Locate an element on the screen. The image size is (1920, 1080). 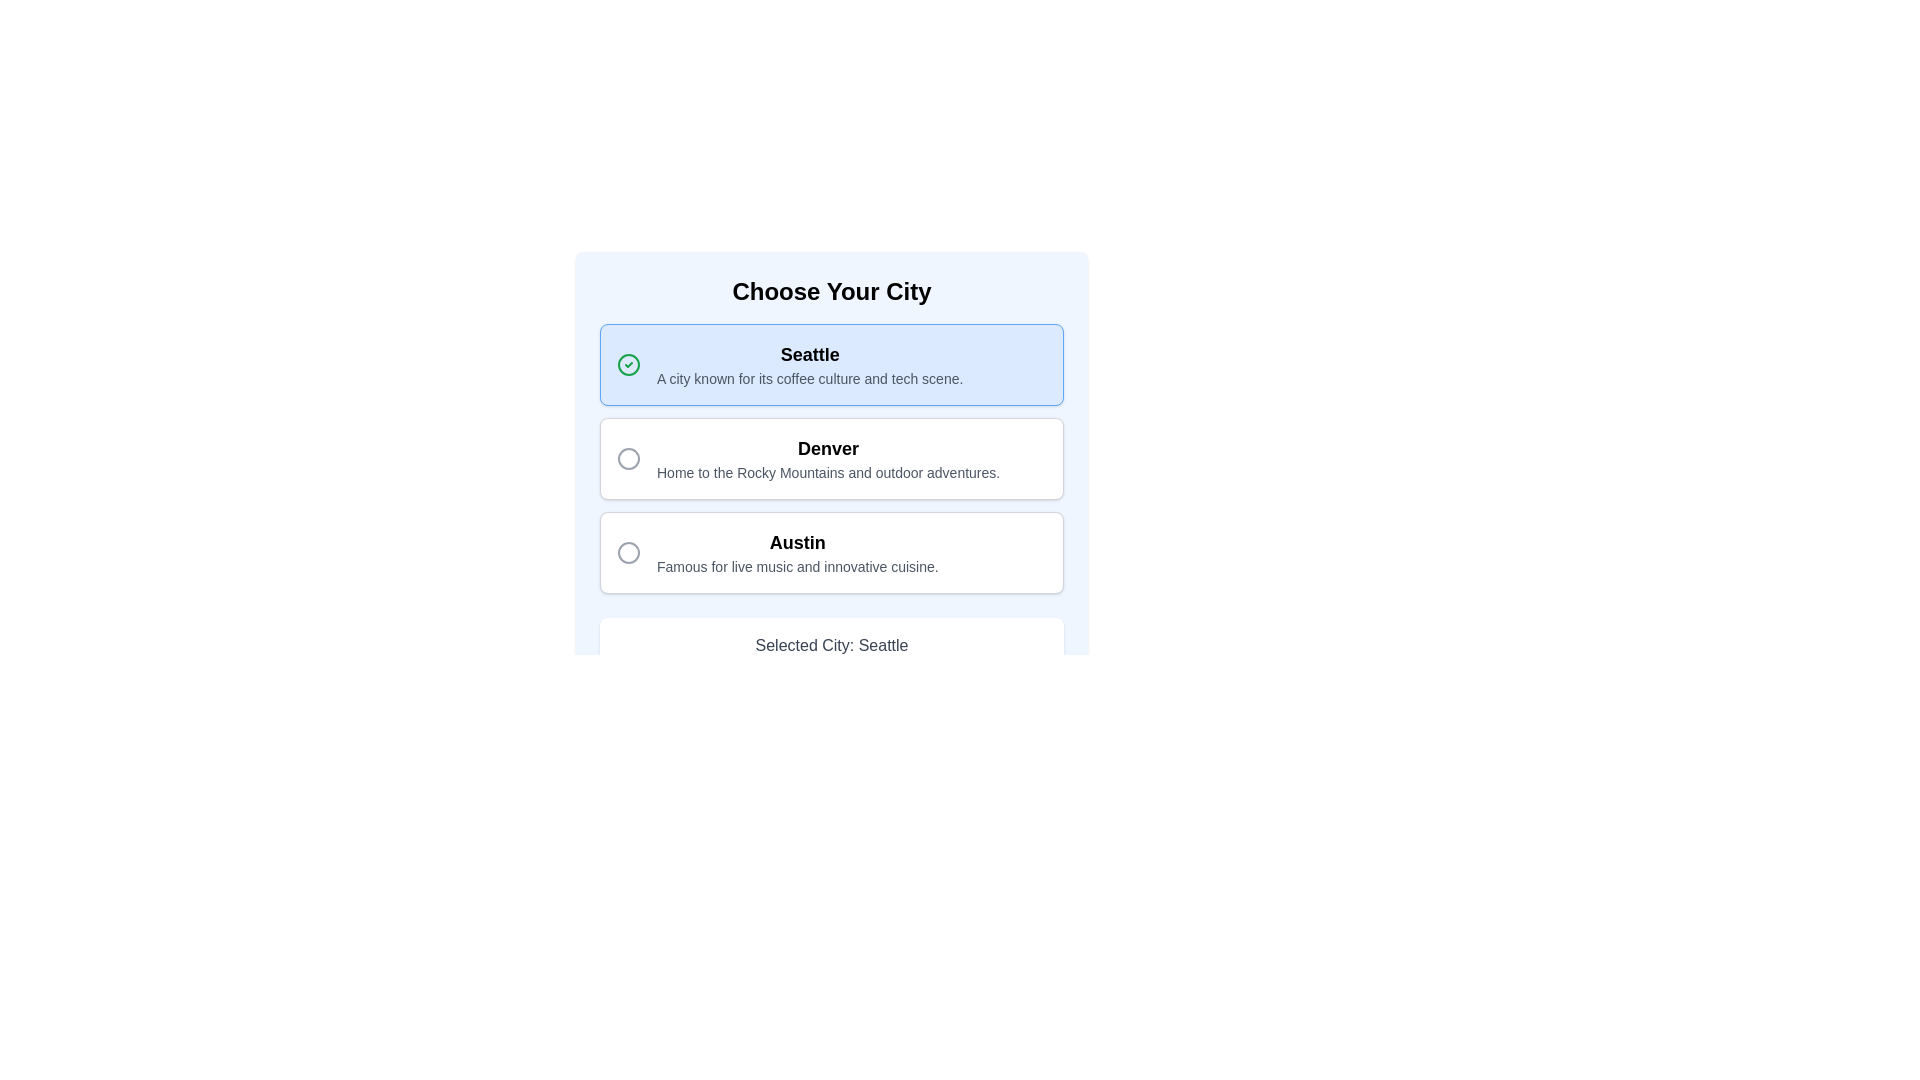
the text label displaying 'Denver' which is styled as a heading in bold, larger font, positioned prominently in the middle section of city options is located at coordinates (828, 447).